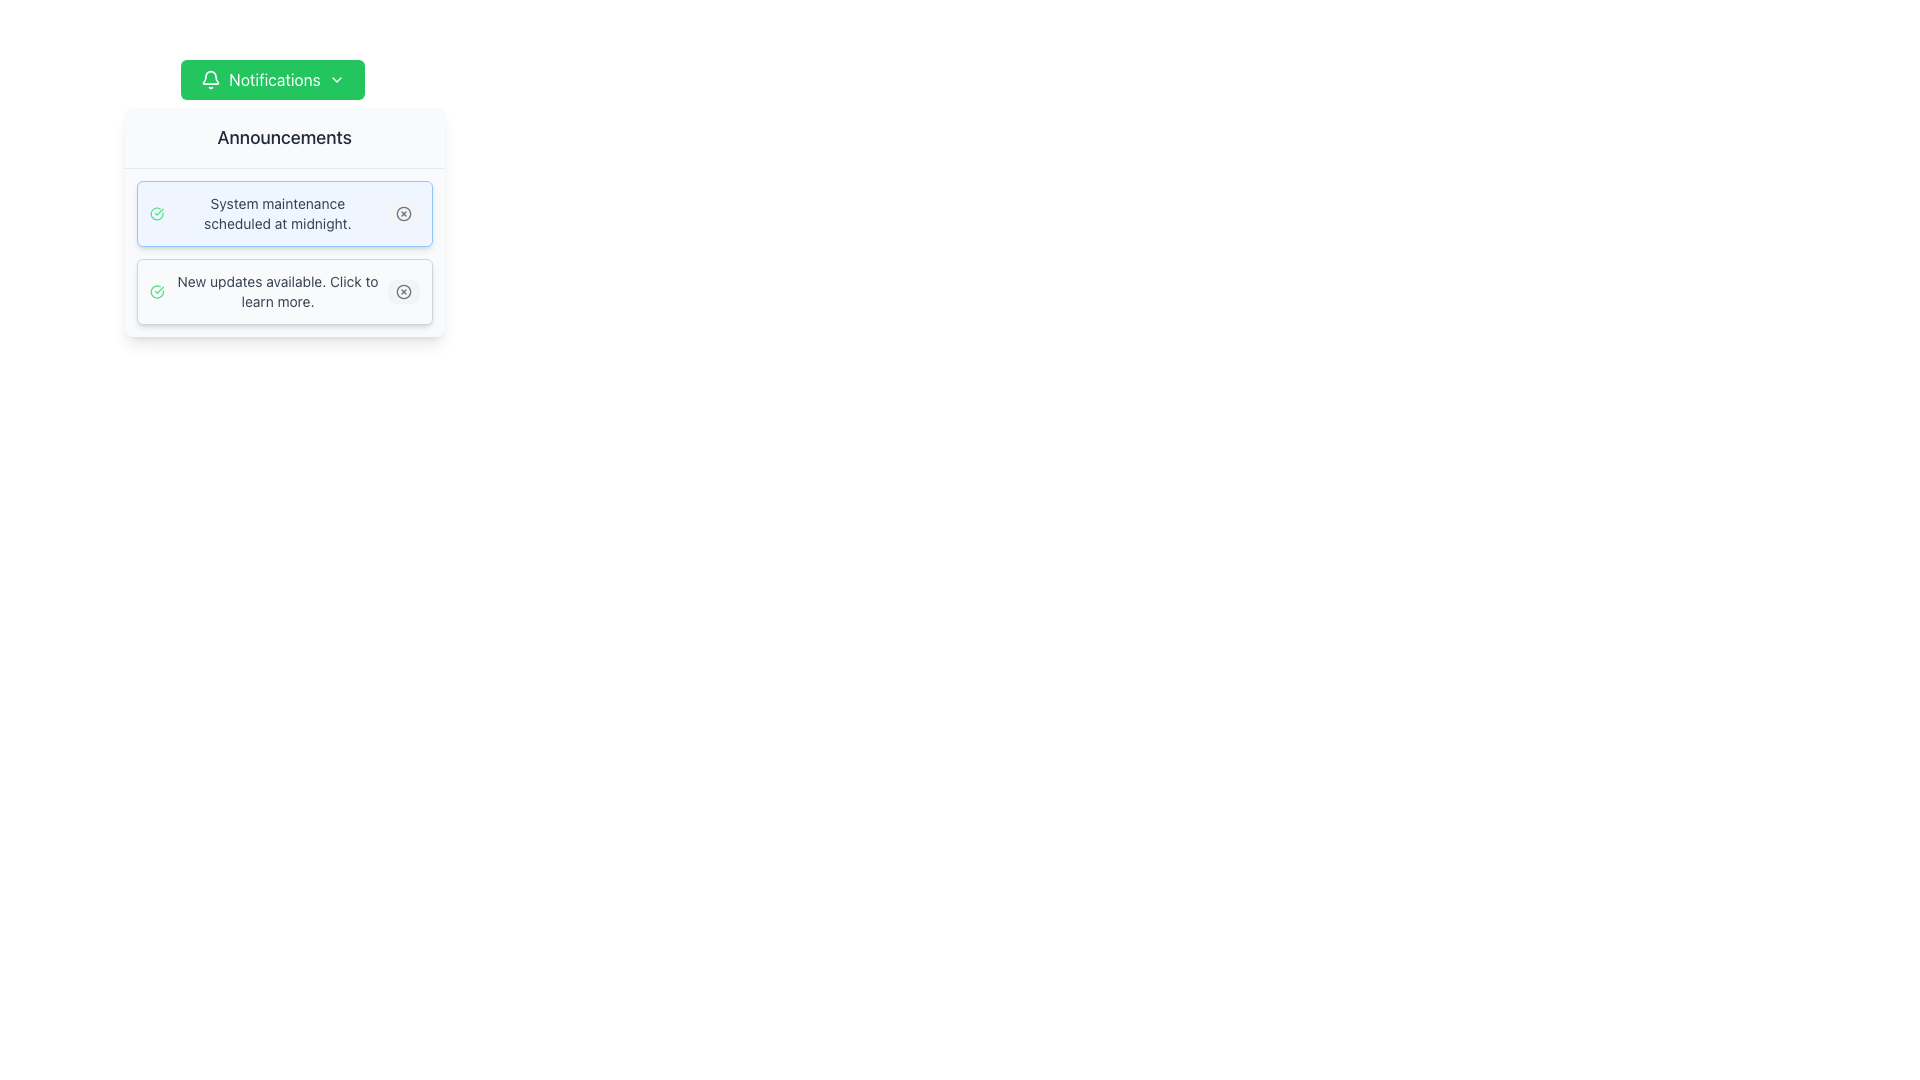  What do you see at coordinates (155, 213) in the screenshot?
I see `the success icon located in the upper notification card of the 'Announcements' section, positioned to the left of the text 'System maintenance scheduled at midnight.'` at bounding box center [155, 213].